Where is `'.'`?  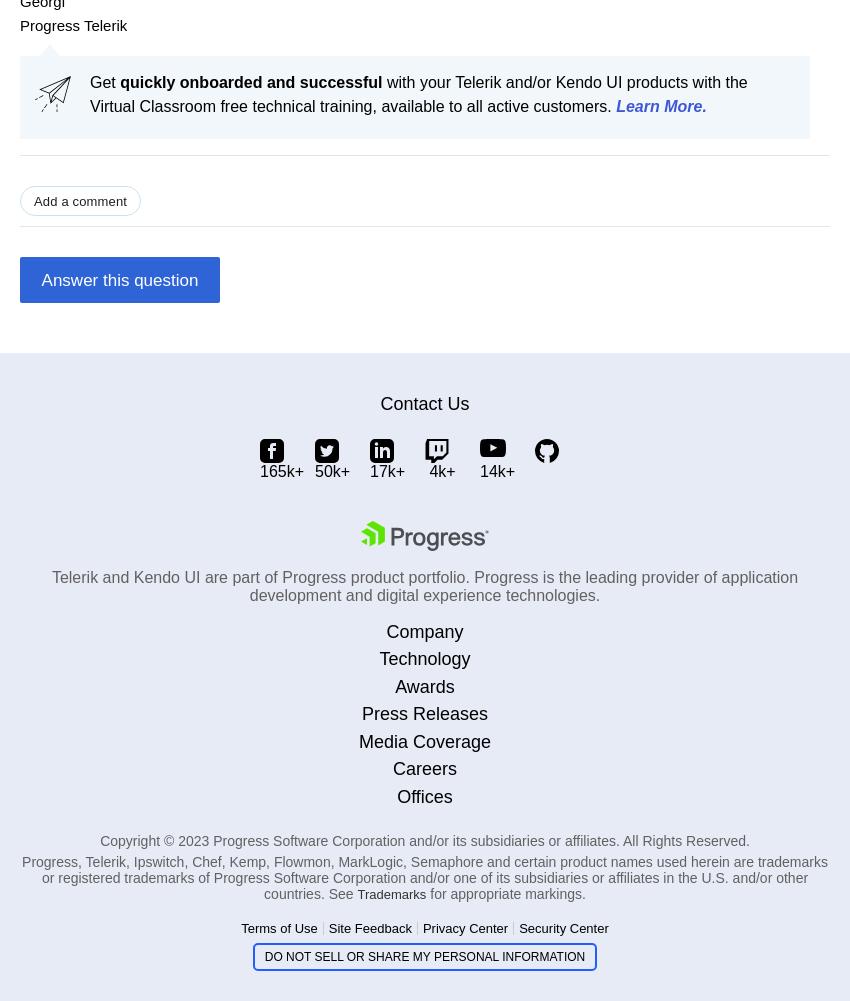
'.' is located at coordinates (701, 105).